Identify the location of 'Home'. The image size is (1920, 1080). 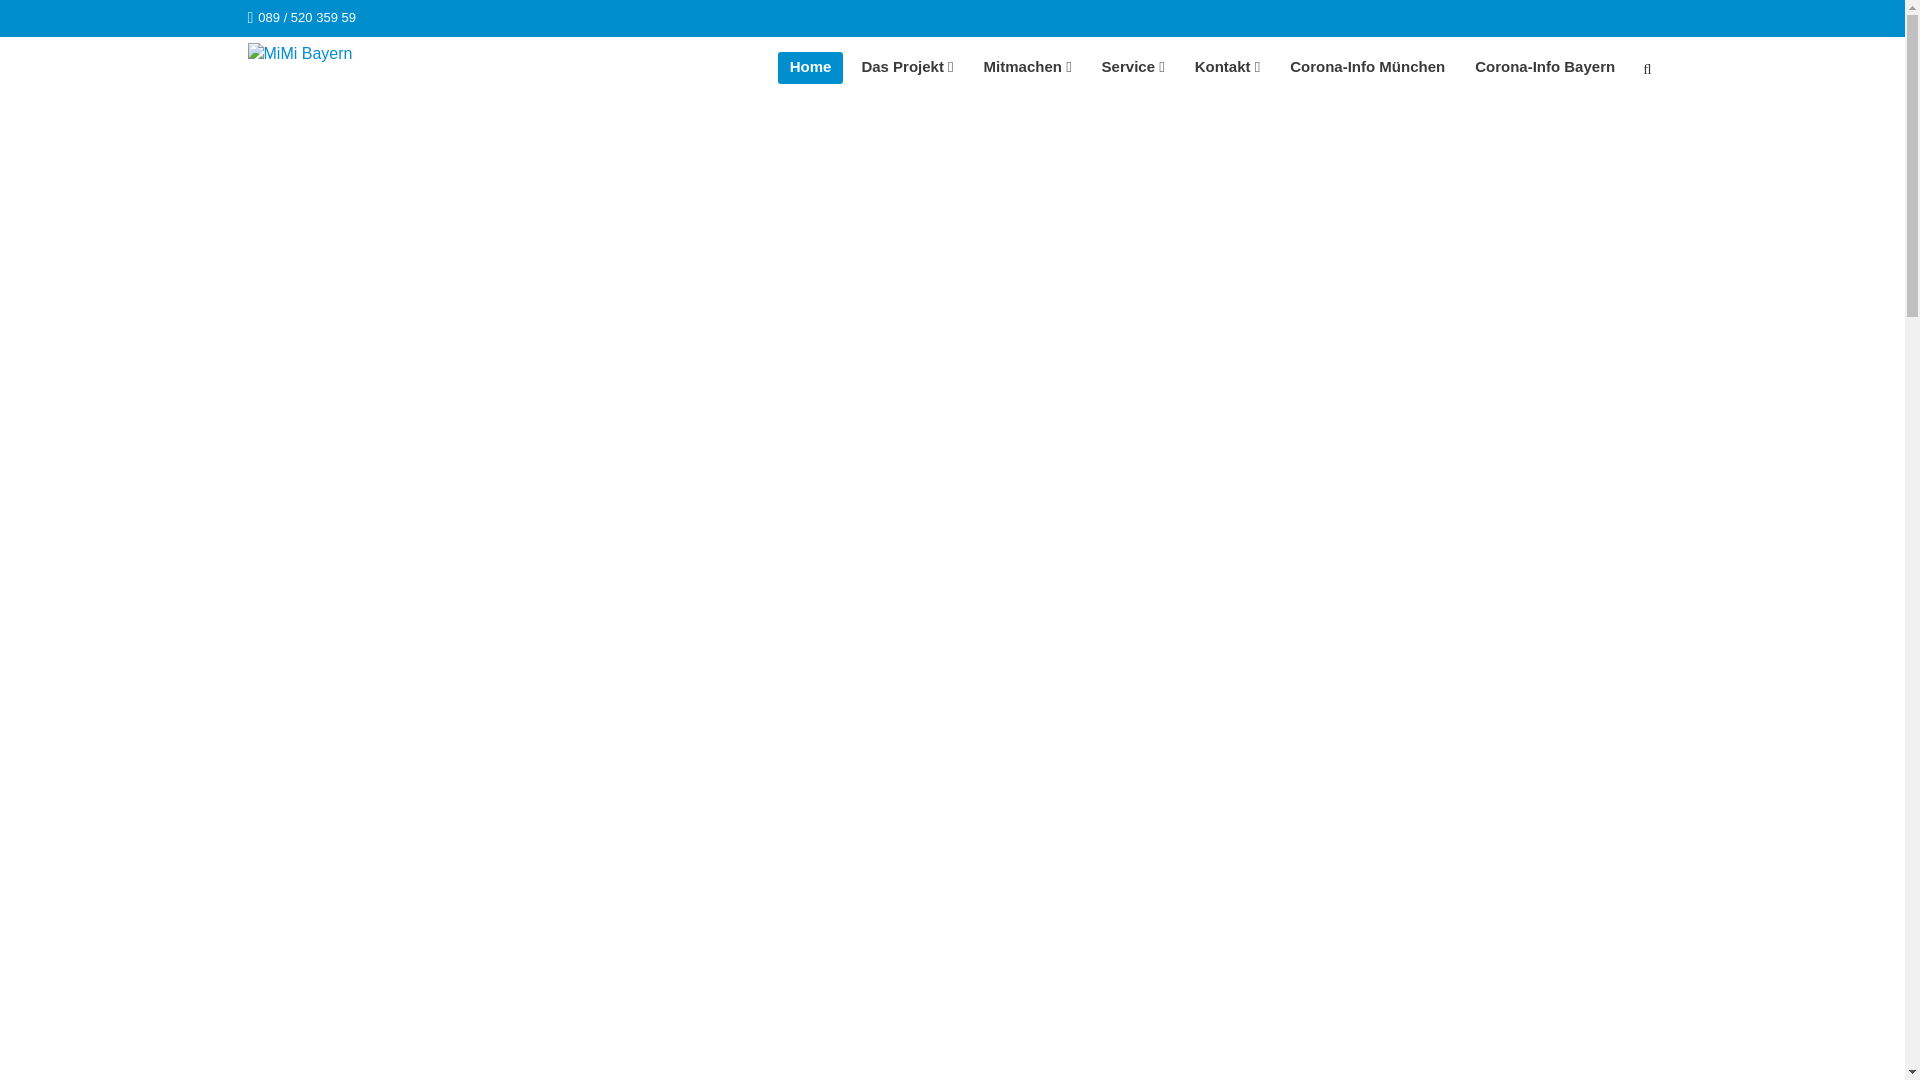
(811, 67).